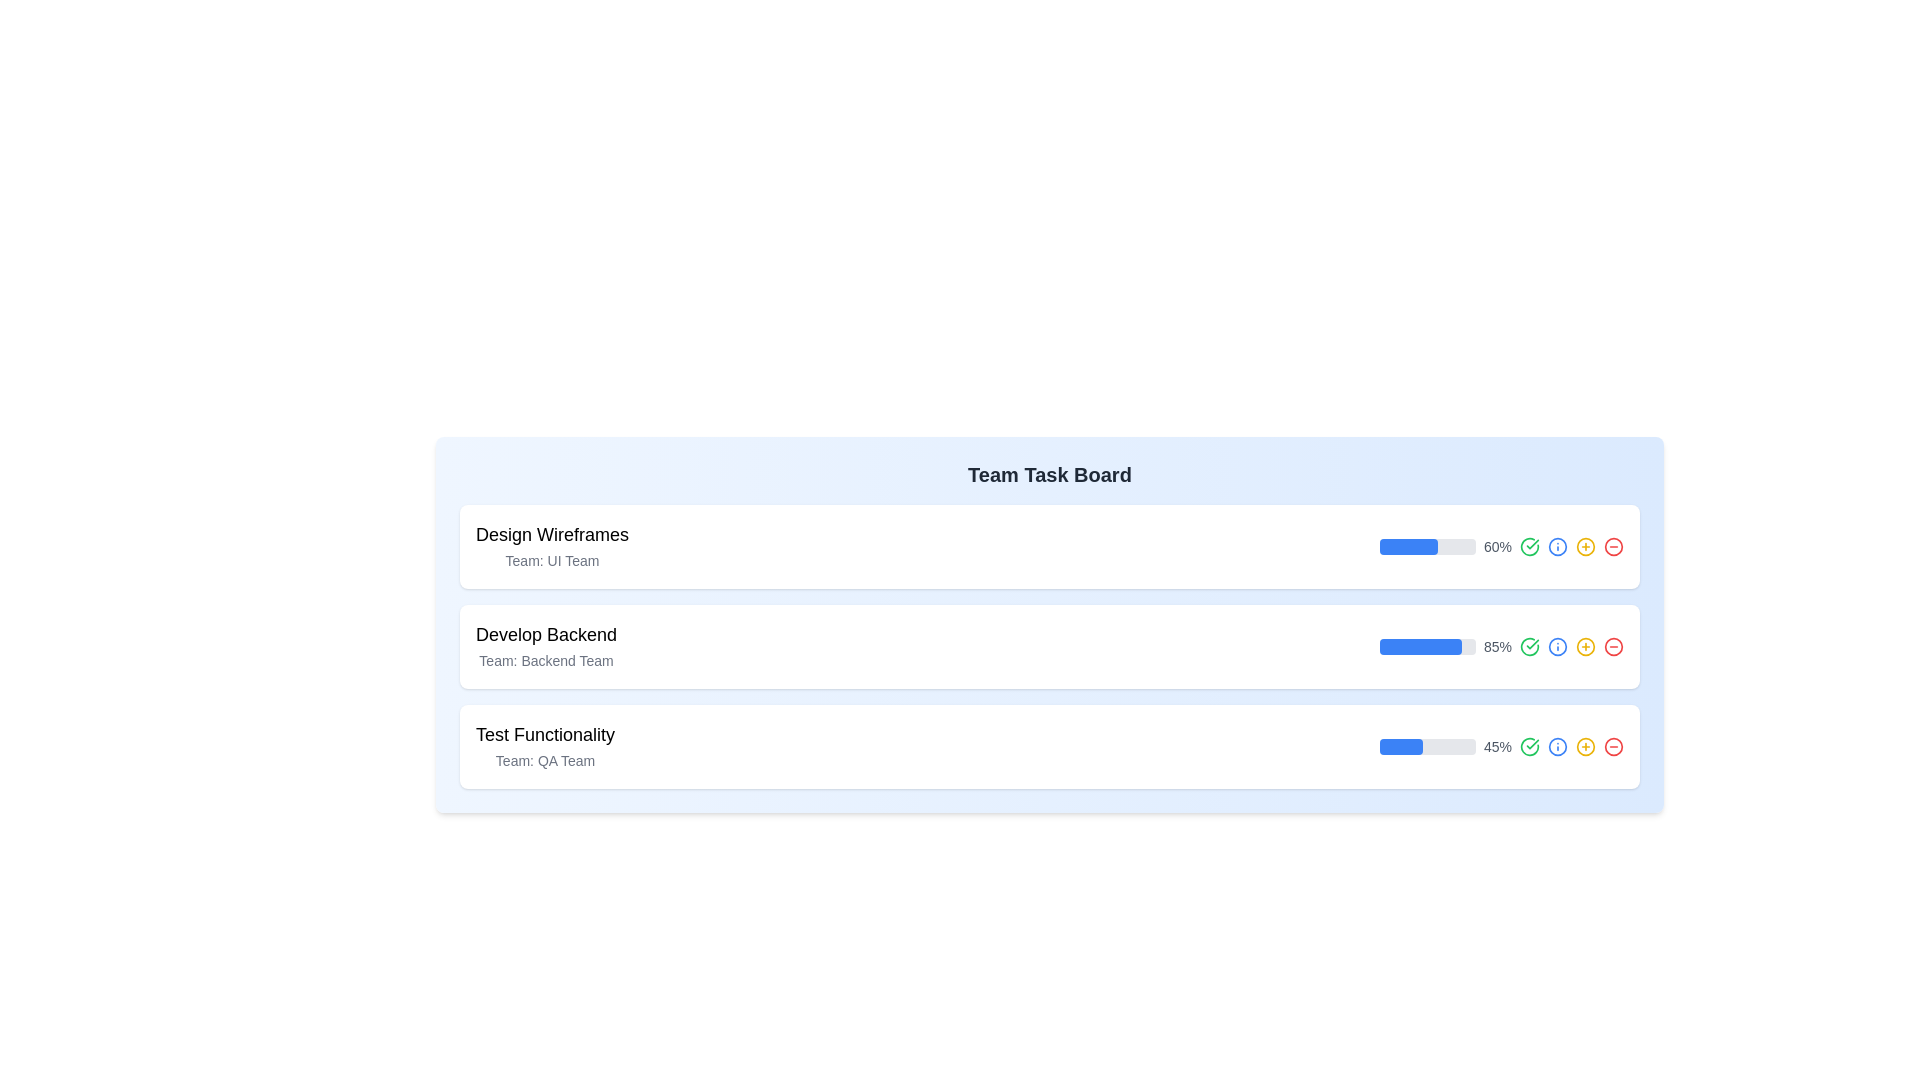  What do you see at coordinates (546, 635) in the screenshot?
I see `the Text Label that serves as the title of a task in the second row of the vertically stacked list` at bounding box center [546, 635].